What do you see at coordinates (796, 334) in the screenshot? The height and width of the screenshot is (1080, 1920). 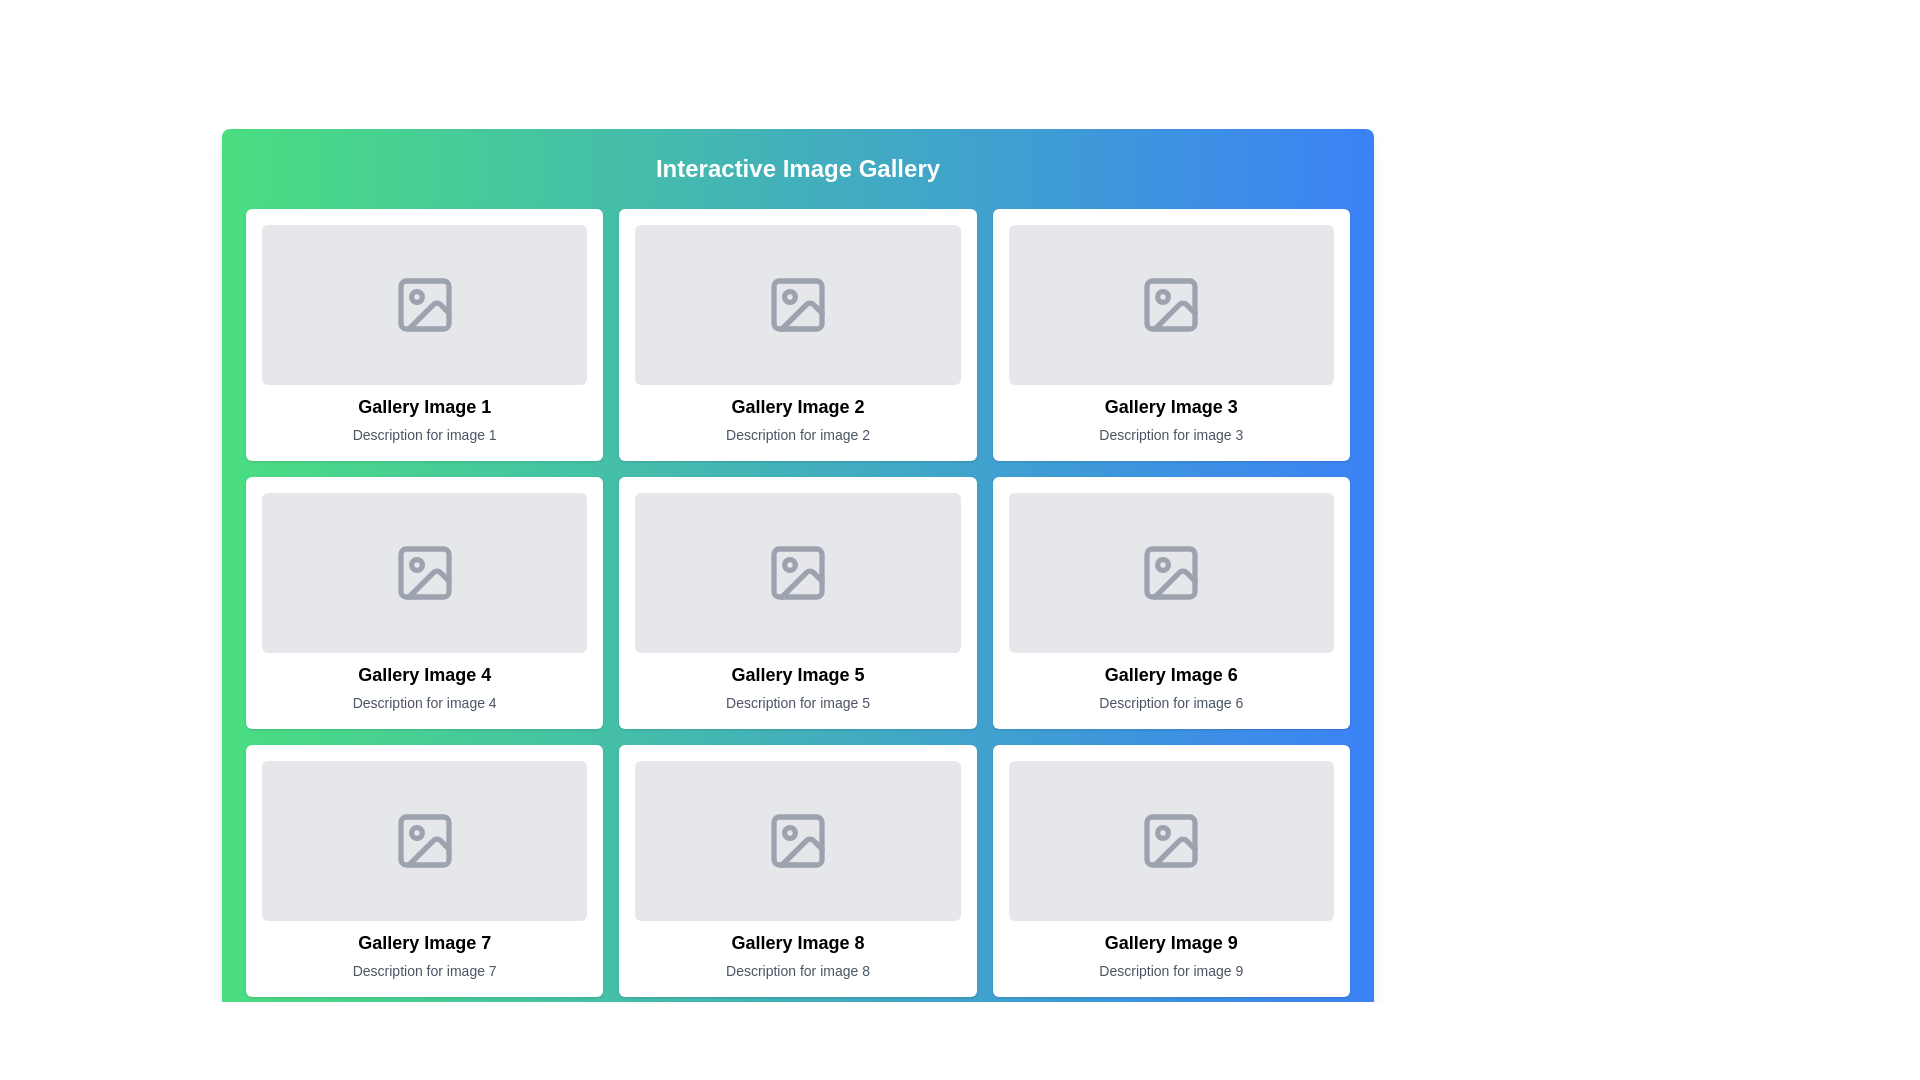 I see `keyboard navigation` at bounding box center [796, 334].